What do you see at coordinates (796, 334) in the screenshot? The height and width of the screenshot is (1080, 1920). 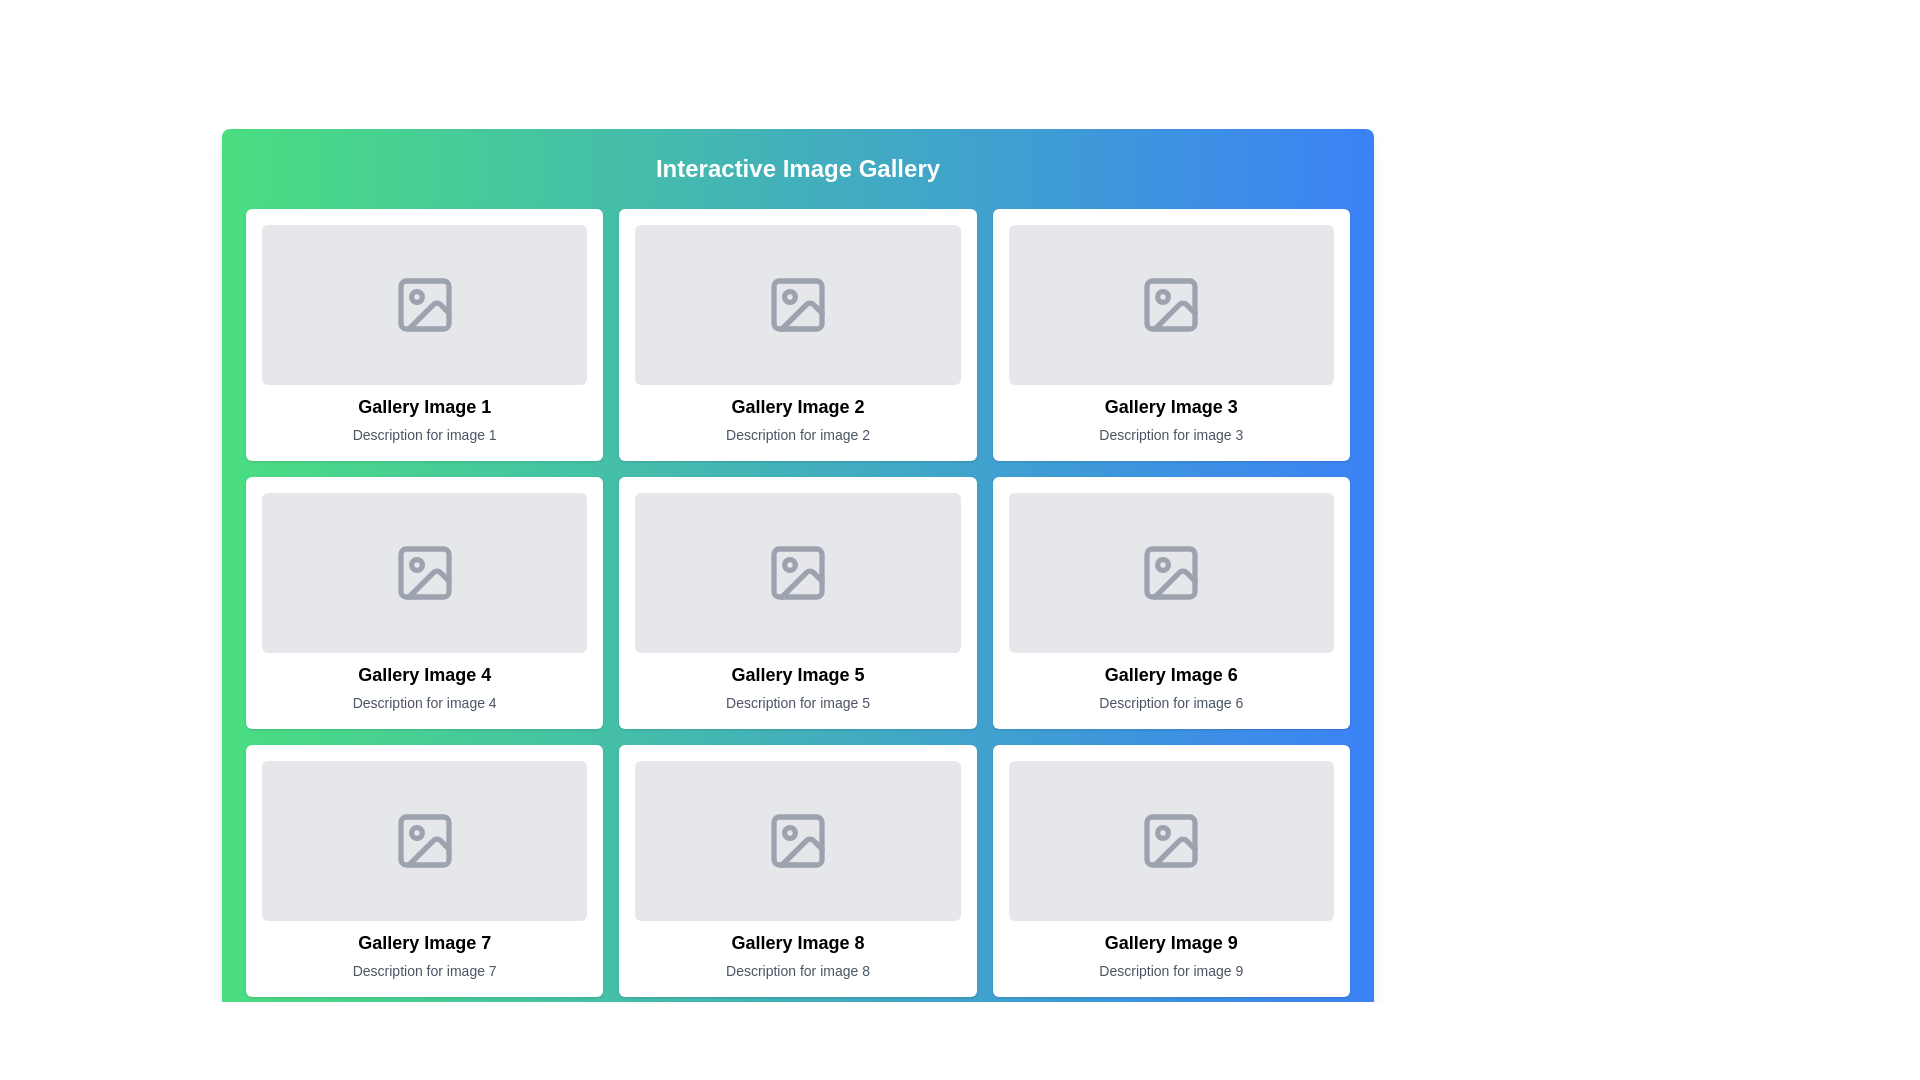 I see `keyboard navigation` at bounding box center [796, 334].